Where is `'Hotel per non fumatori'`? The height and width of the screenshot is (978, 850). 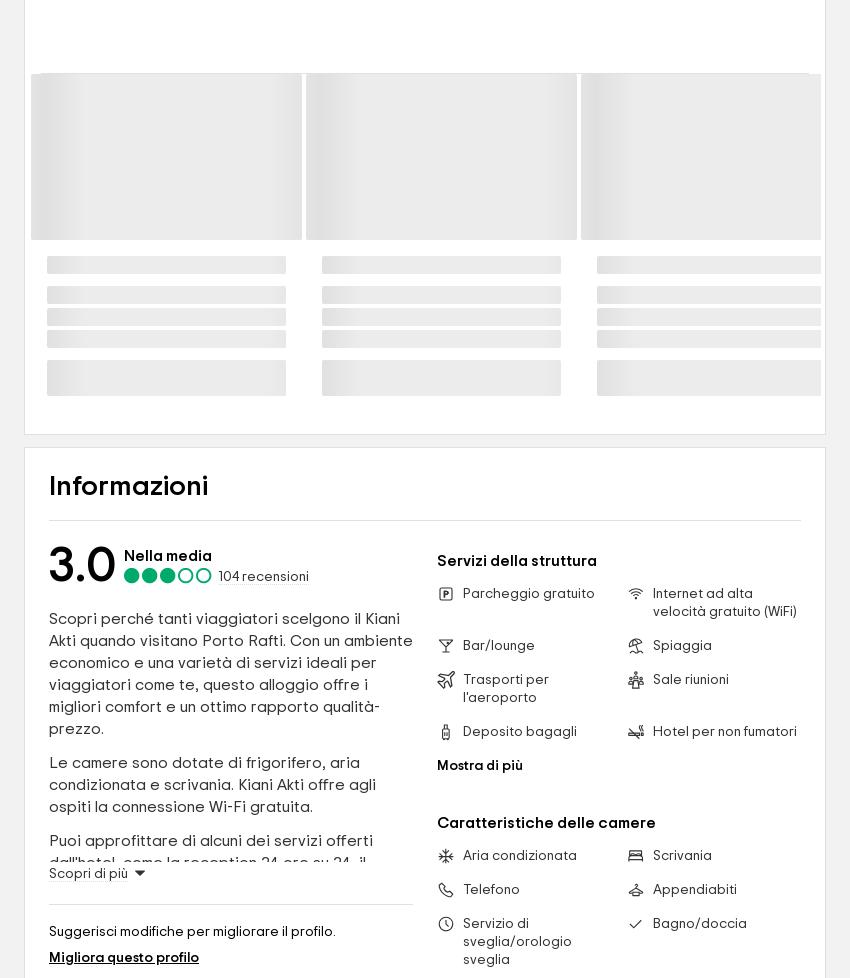
'Hotel per non fumatori' is located at coordinates (724, 732).